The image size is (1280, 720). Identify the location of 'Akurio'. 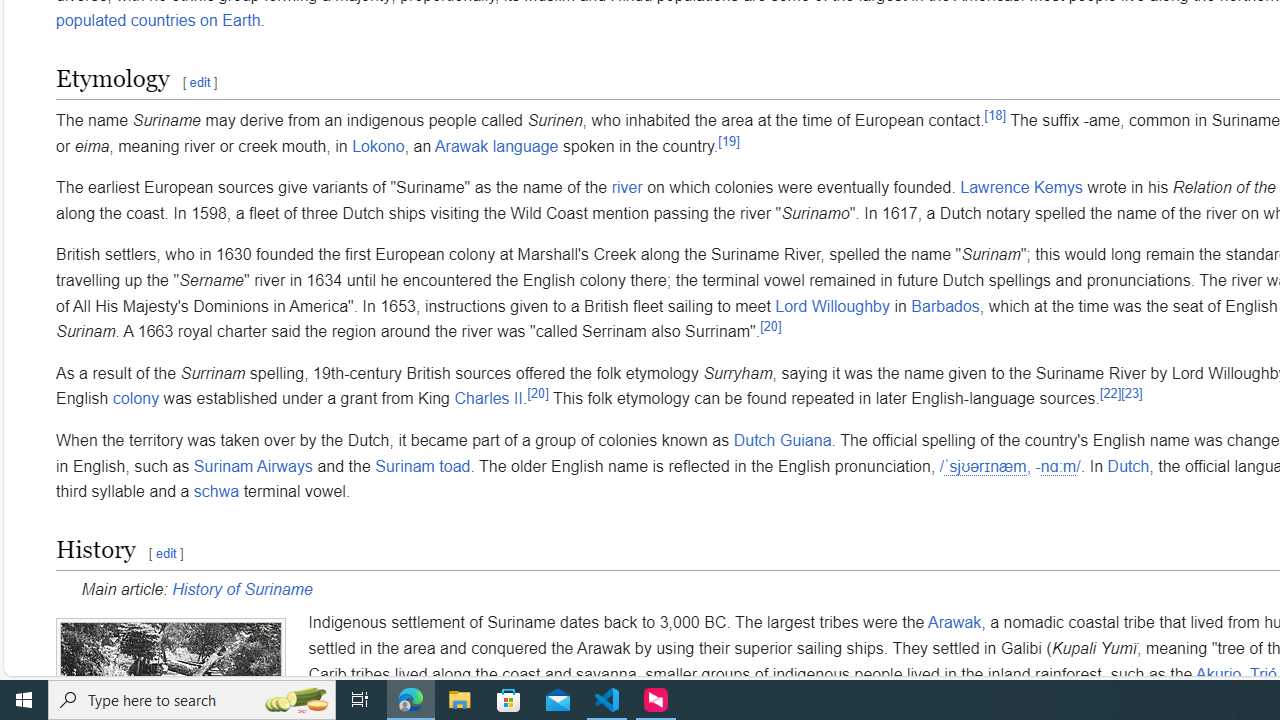
(1217, 674).